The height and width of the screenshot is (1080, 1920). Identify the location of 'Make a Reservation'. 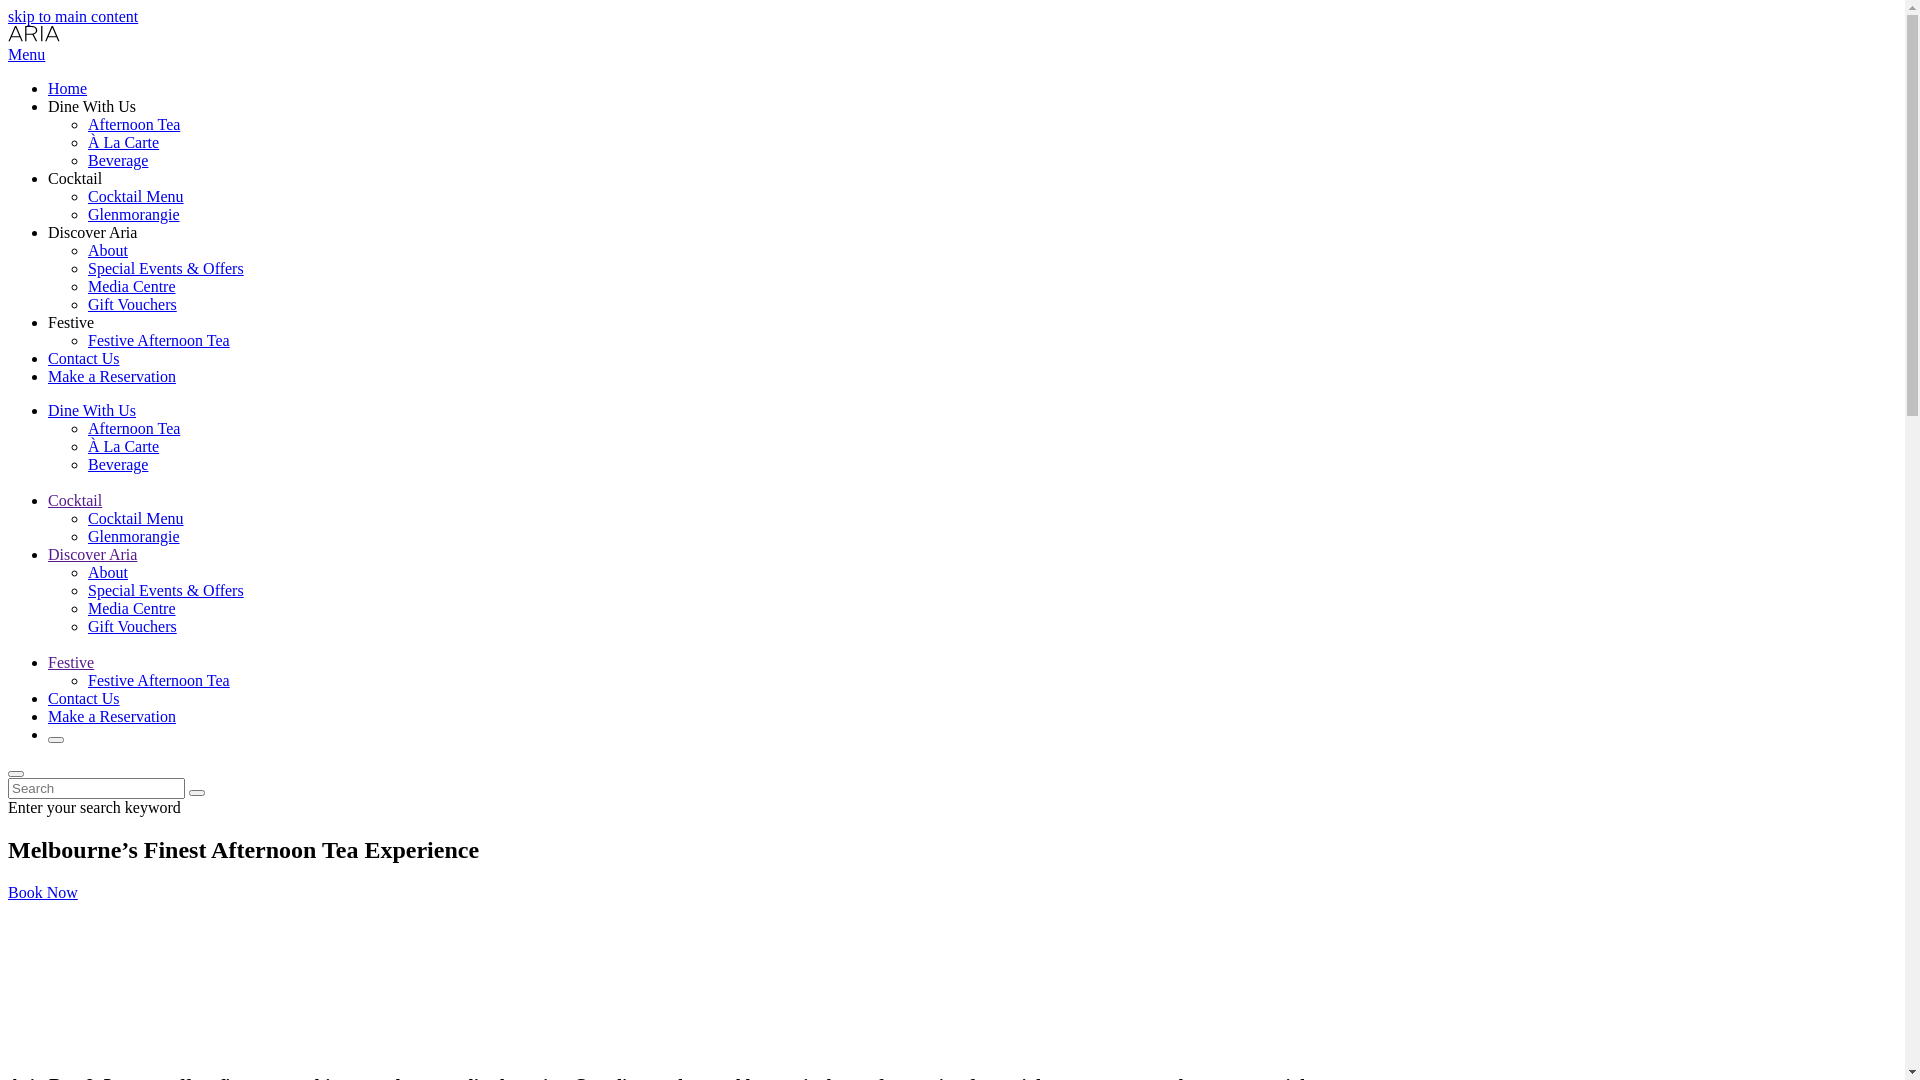
(110, 715).